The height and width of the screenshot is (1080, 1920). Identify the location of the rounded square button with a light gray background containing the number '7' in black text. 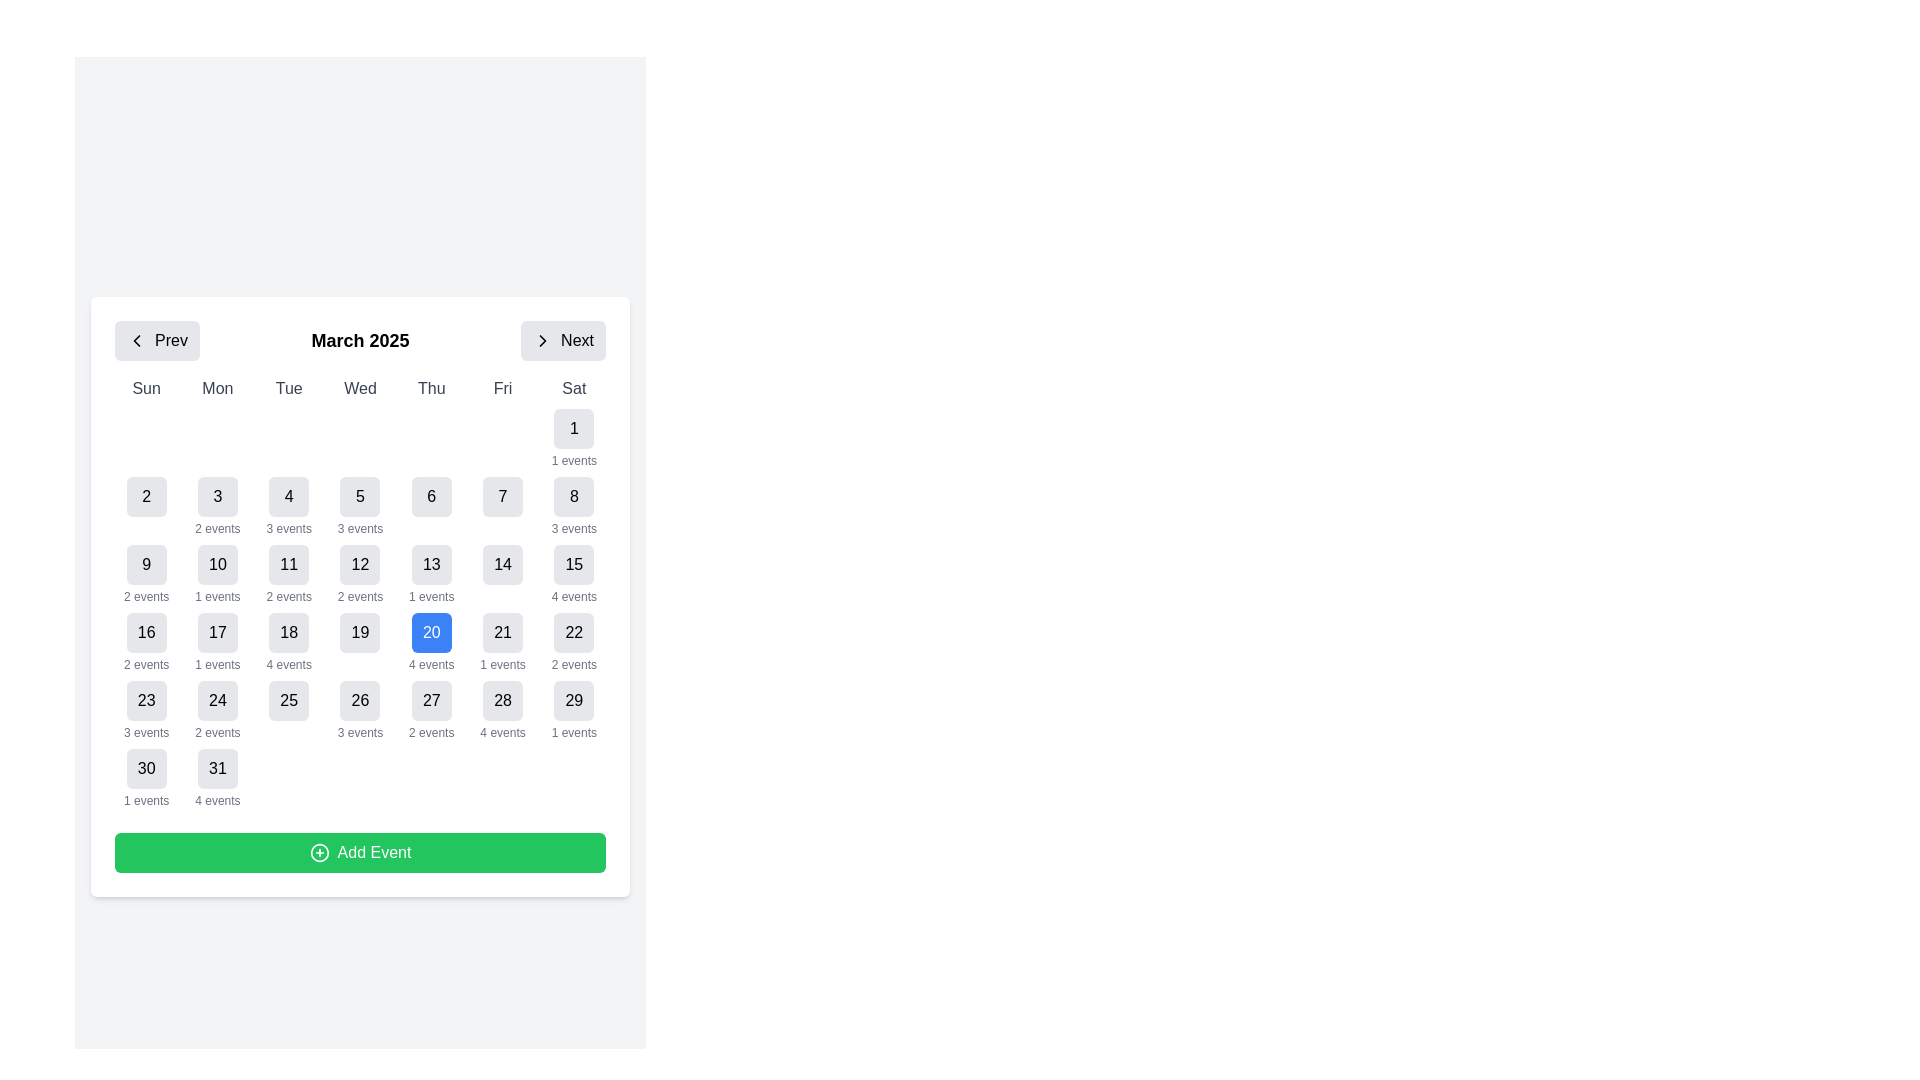
(503, 496).